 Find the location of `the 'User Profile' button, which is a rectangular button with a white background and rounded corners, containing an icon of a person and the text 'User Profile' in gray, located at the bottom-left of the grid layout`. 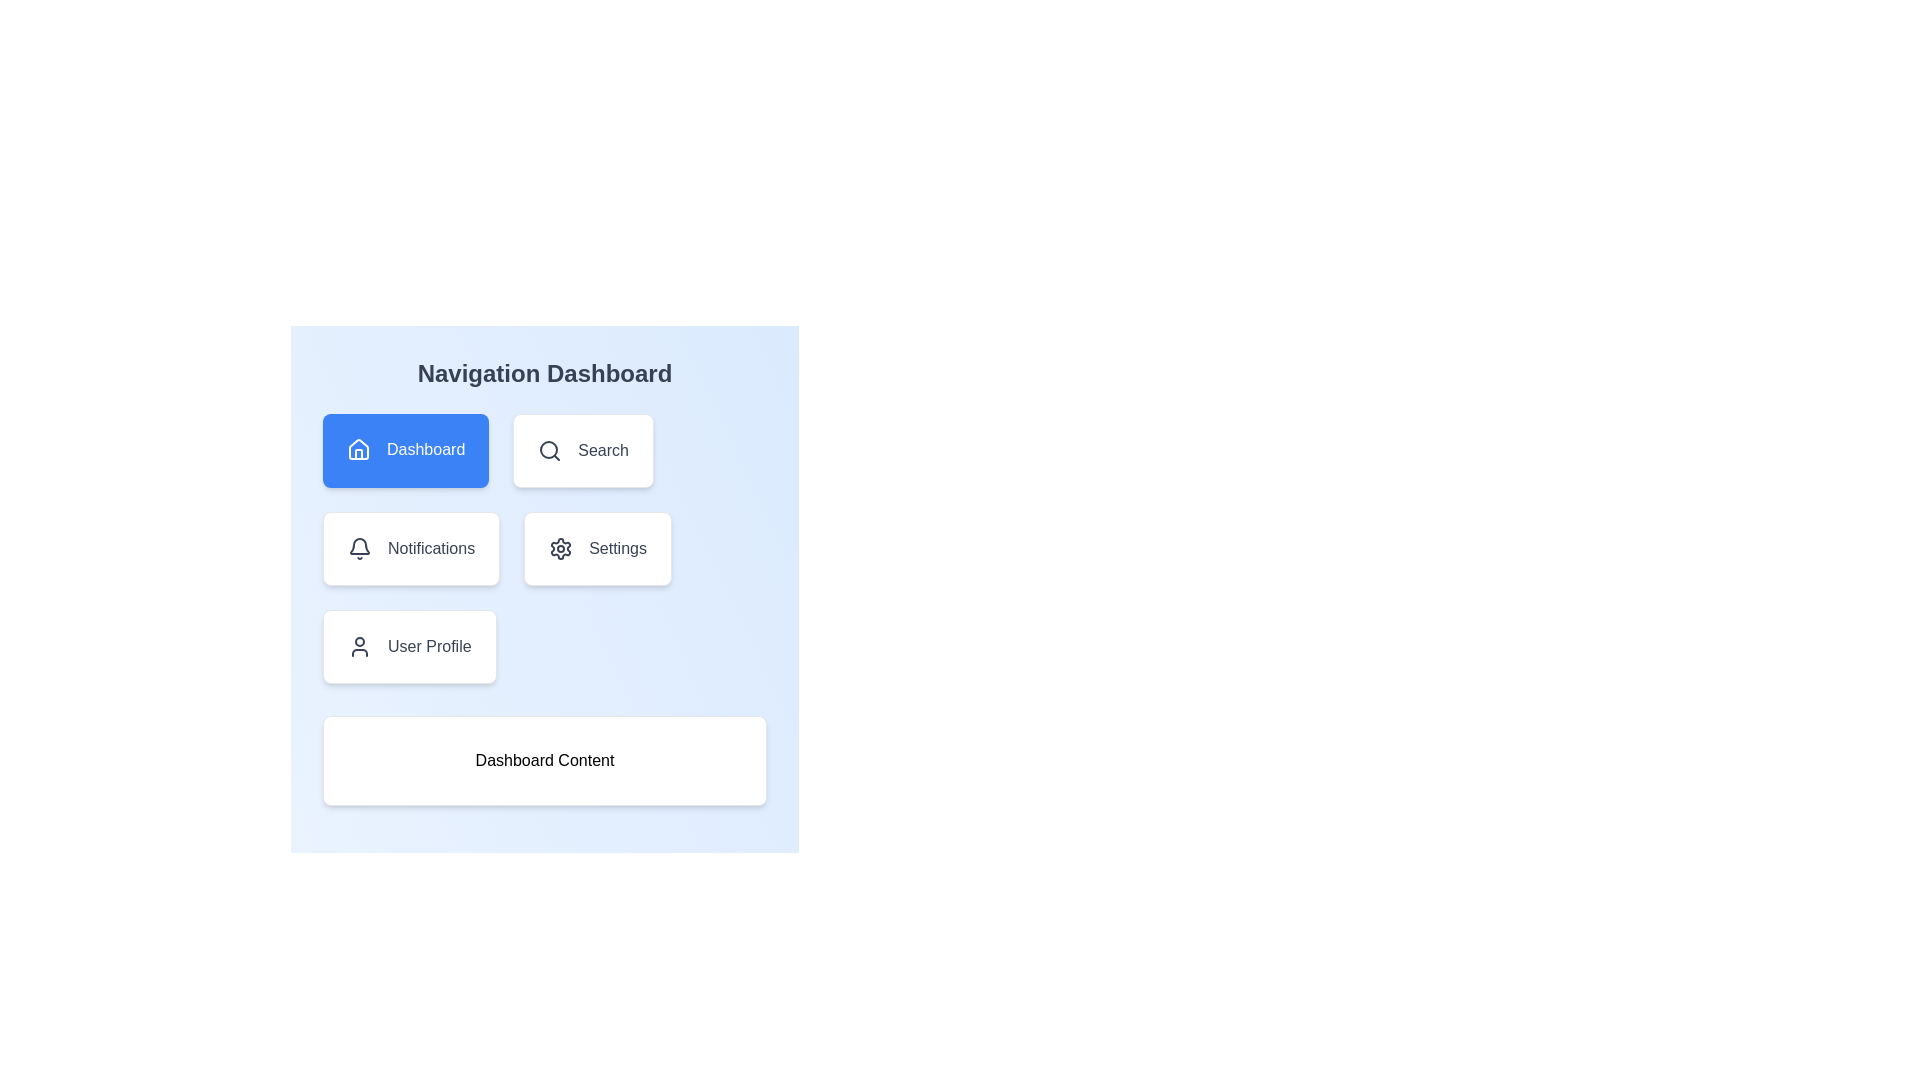

the 'User Profile' button, which is a rectangular button with a white background and rounded corners, containing an icon of a person and the text 'User Profile' in gray, located at the bottom-left of the grid layout is located at coordinates (408, 647).